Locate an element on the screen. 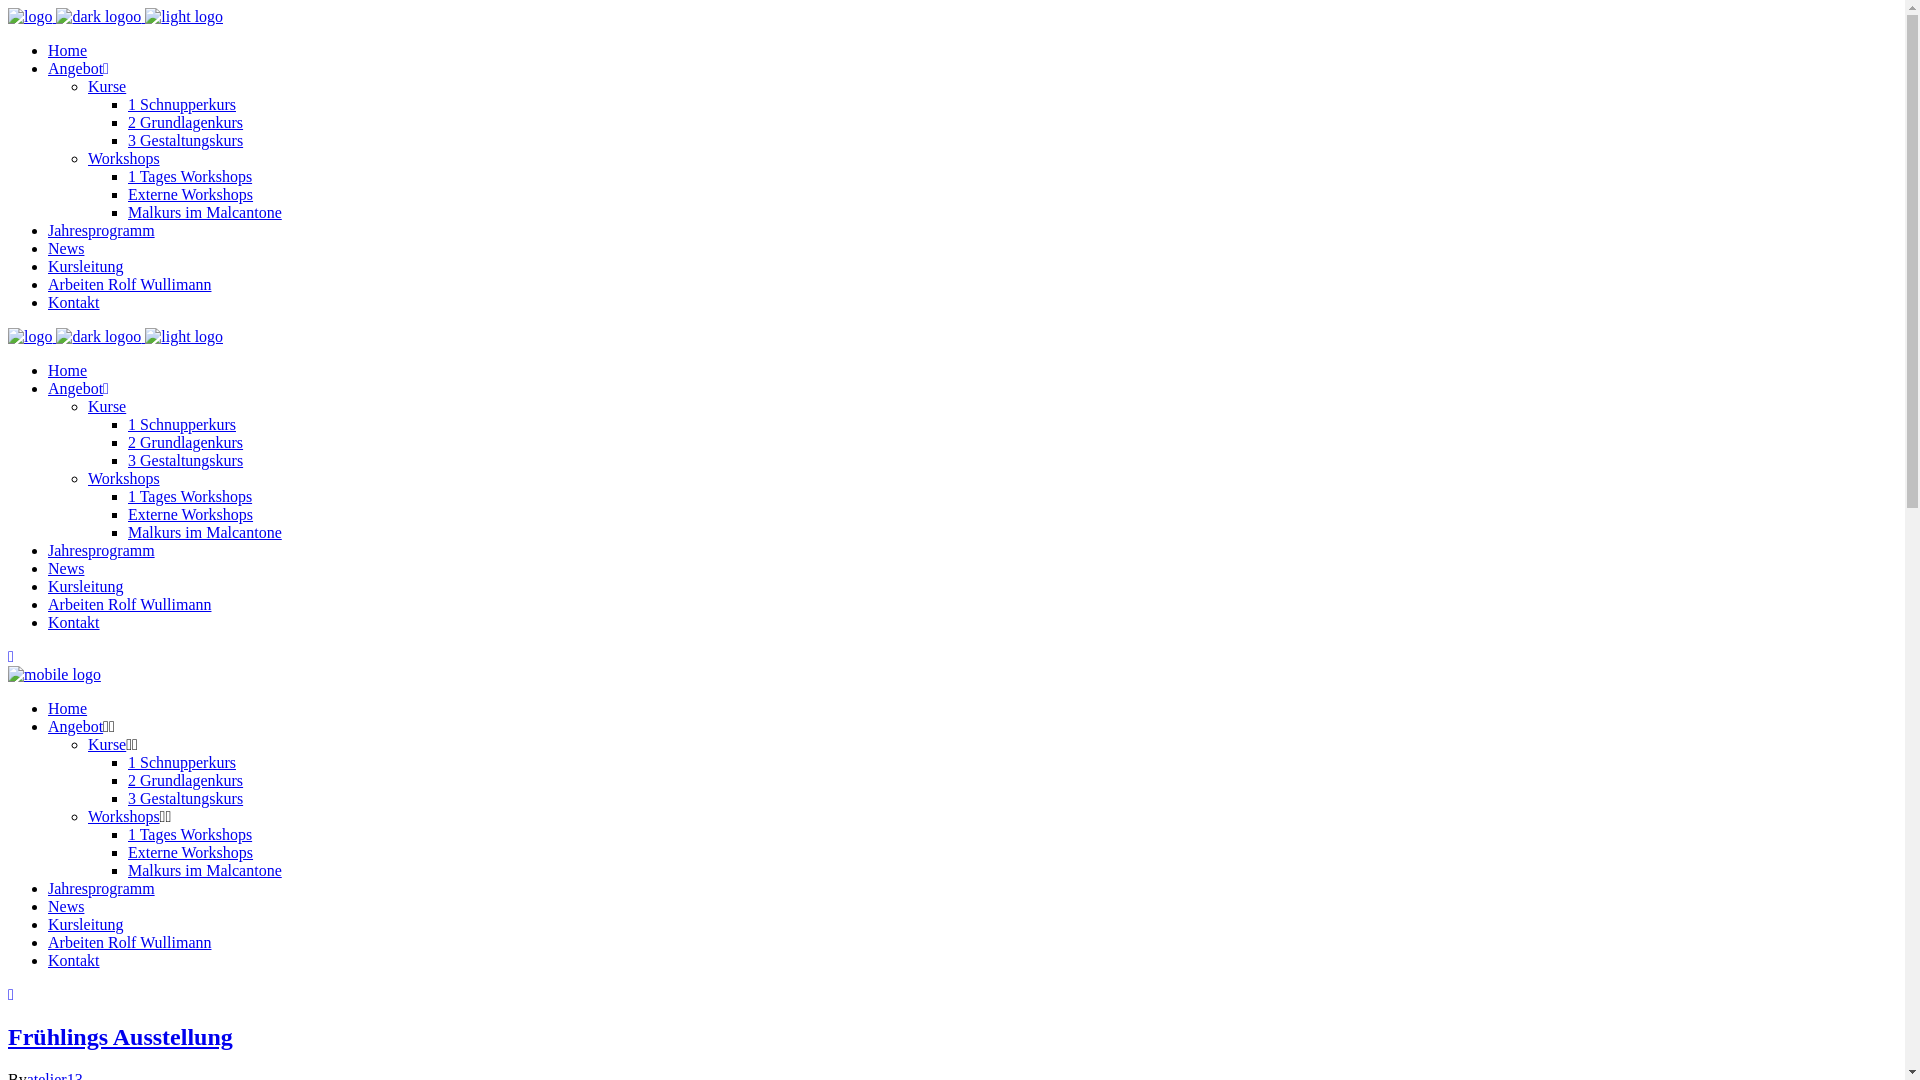 This screenshot has width=1920, height=1080. '1 Tages Workshops' is located at coordinates (190, 834).